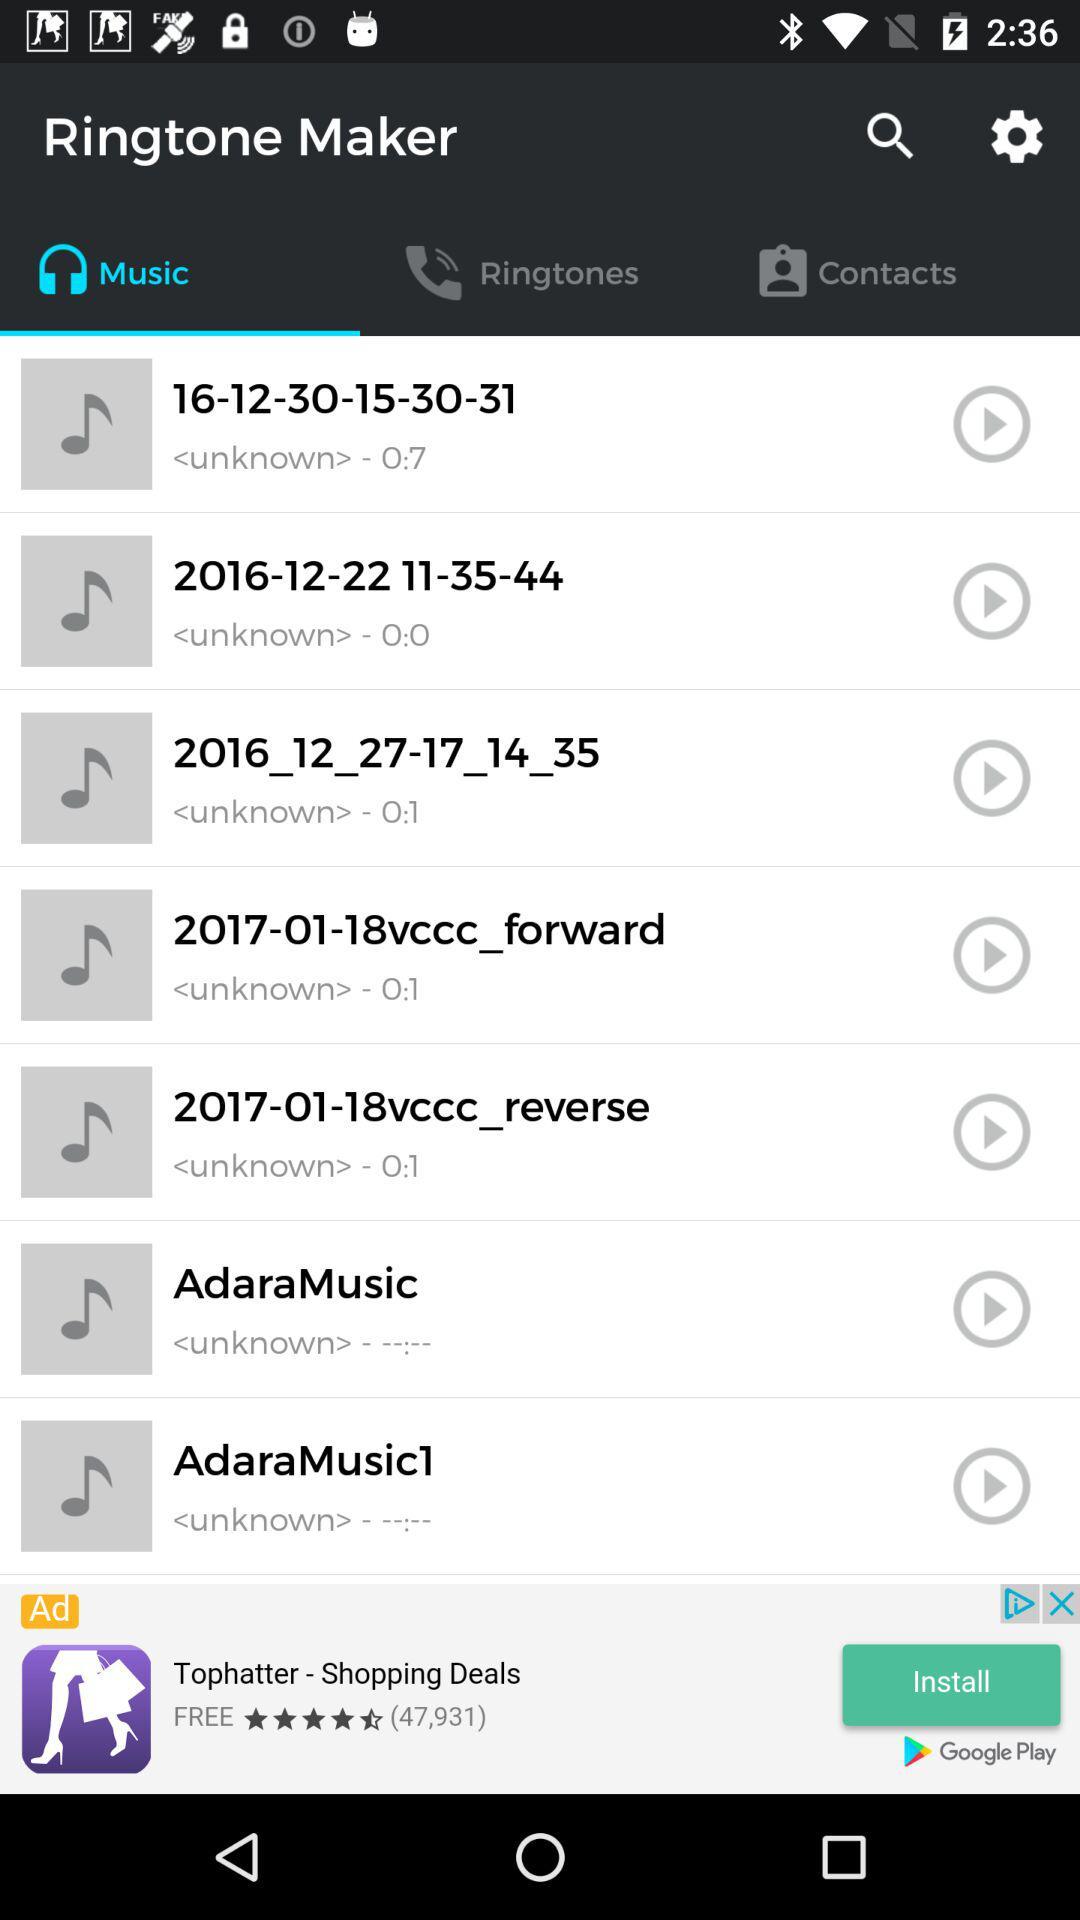 This screenshot has height=1920, width=1080. What do you see at coordinates (991, 1309) in the screenshot?
I see `file` at bounding box center [991, 1309].